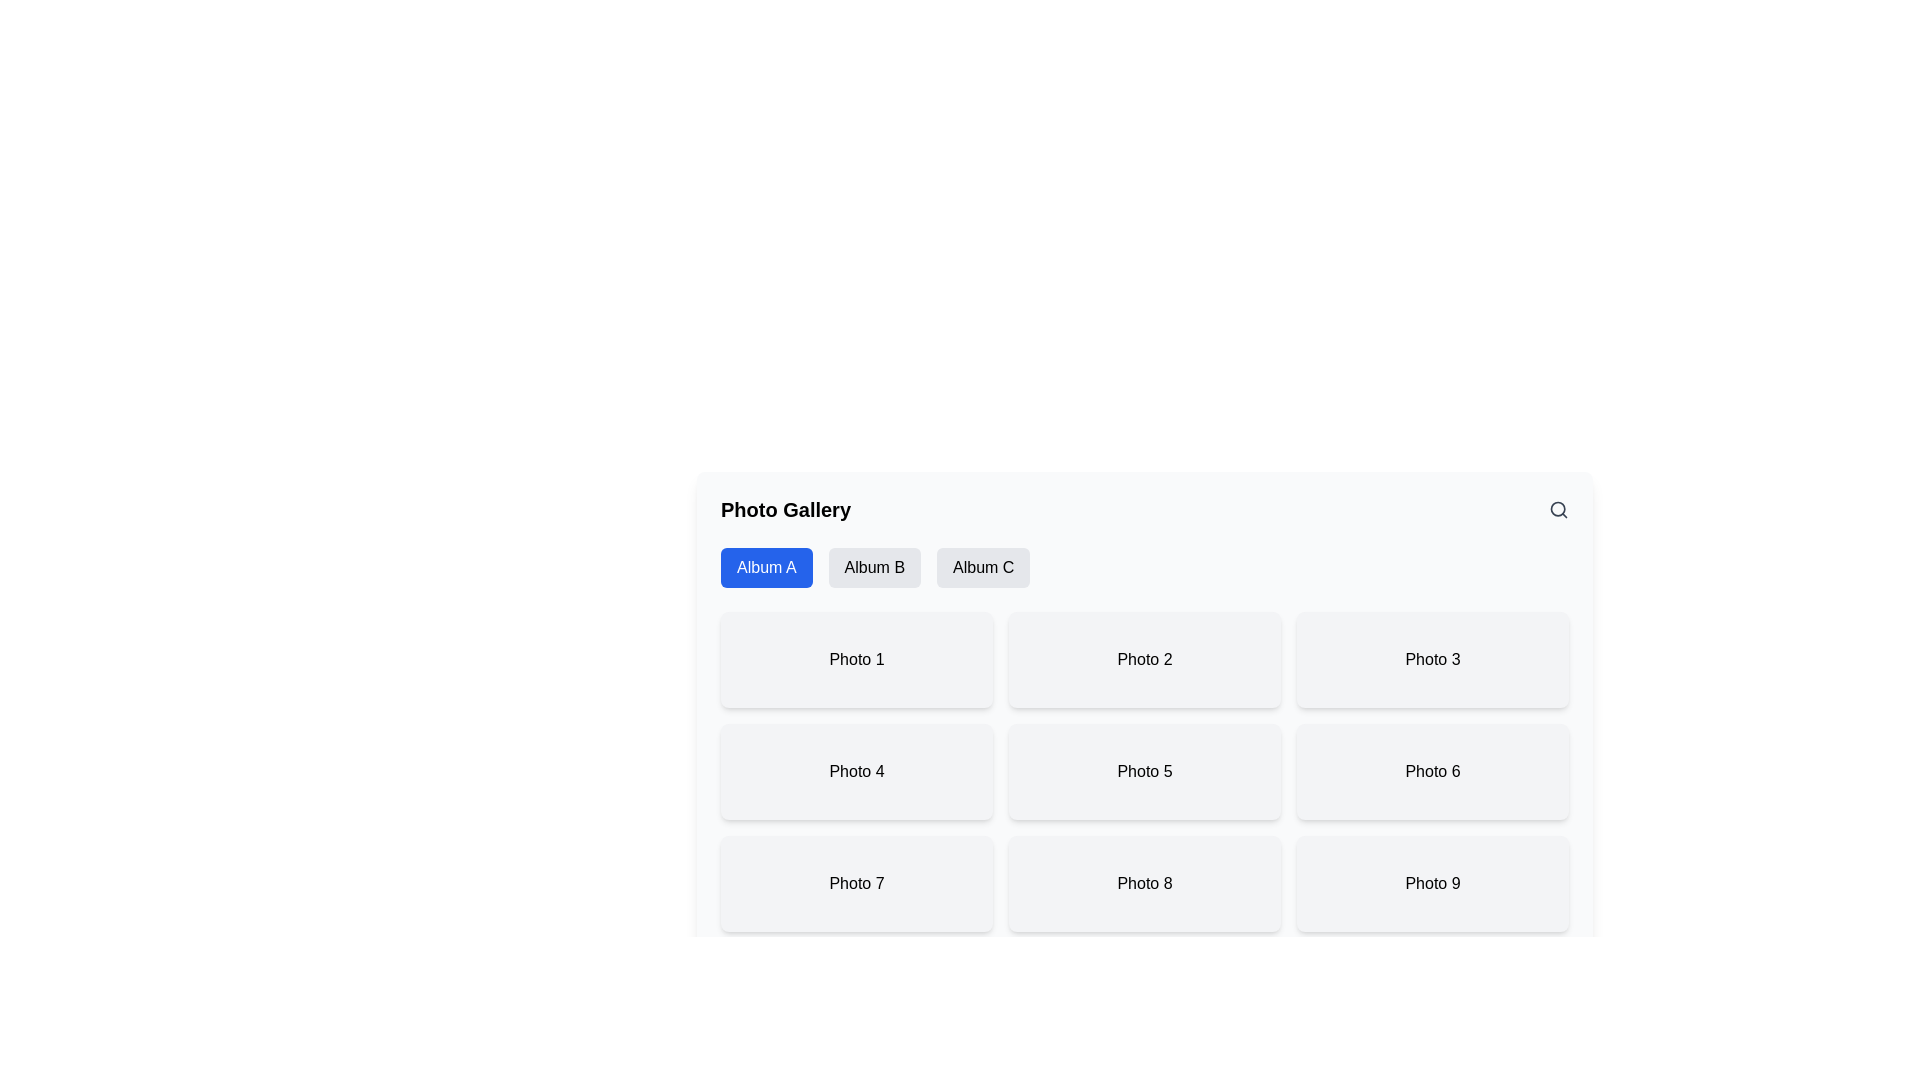  I want to click on the 'Photo 8' card element located in the middle column of the third row in the grid layout, so click(1145, 882).